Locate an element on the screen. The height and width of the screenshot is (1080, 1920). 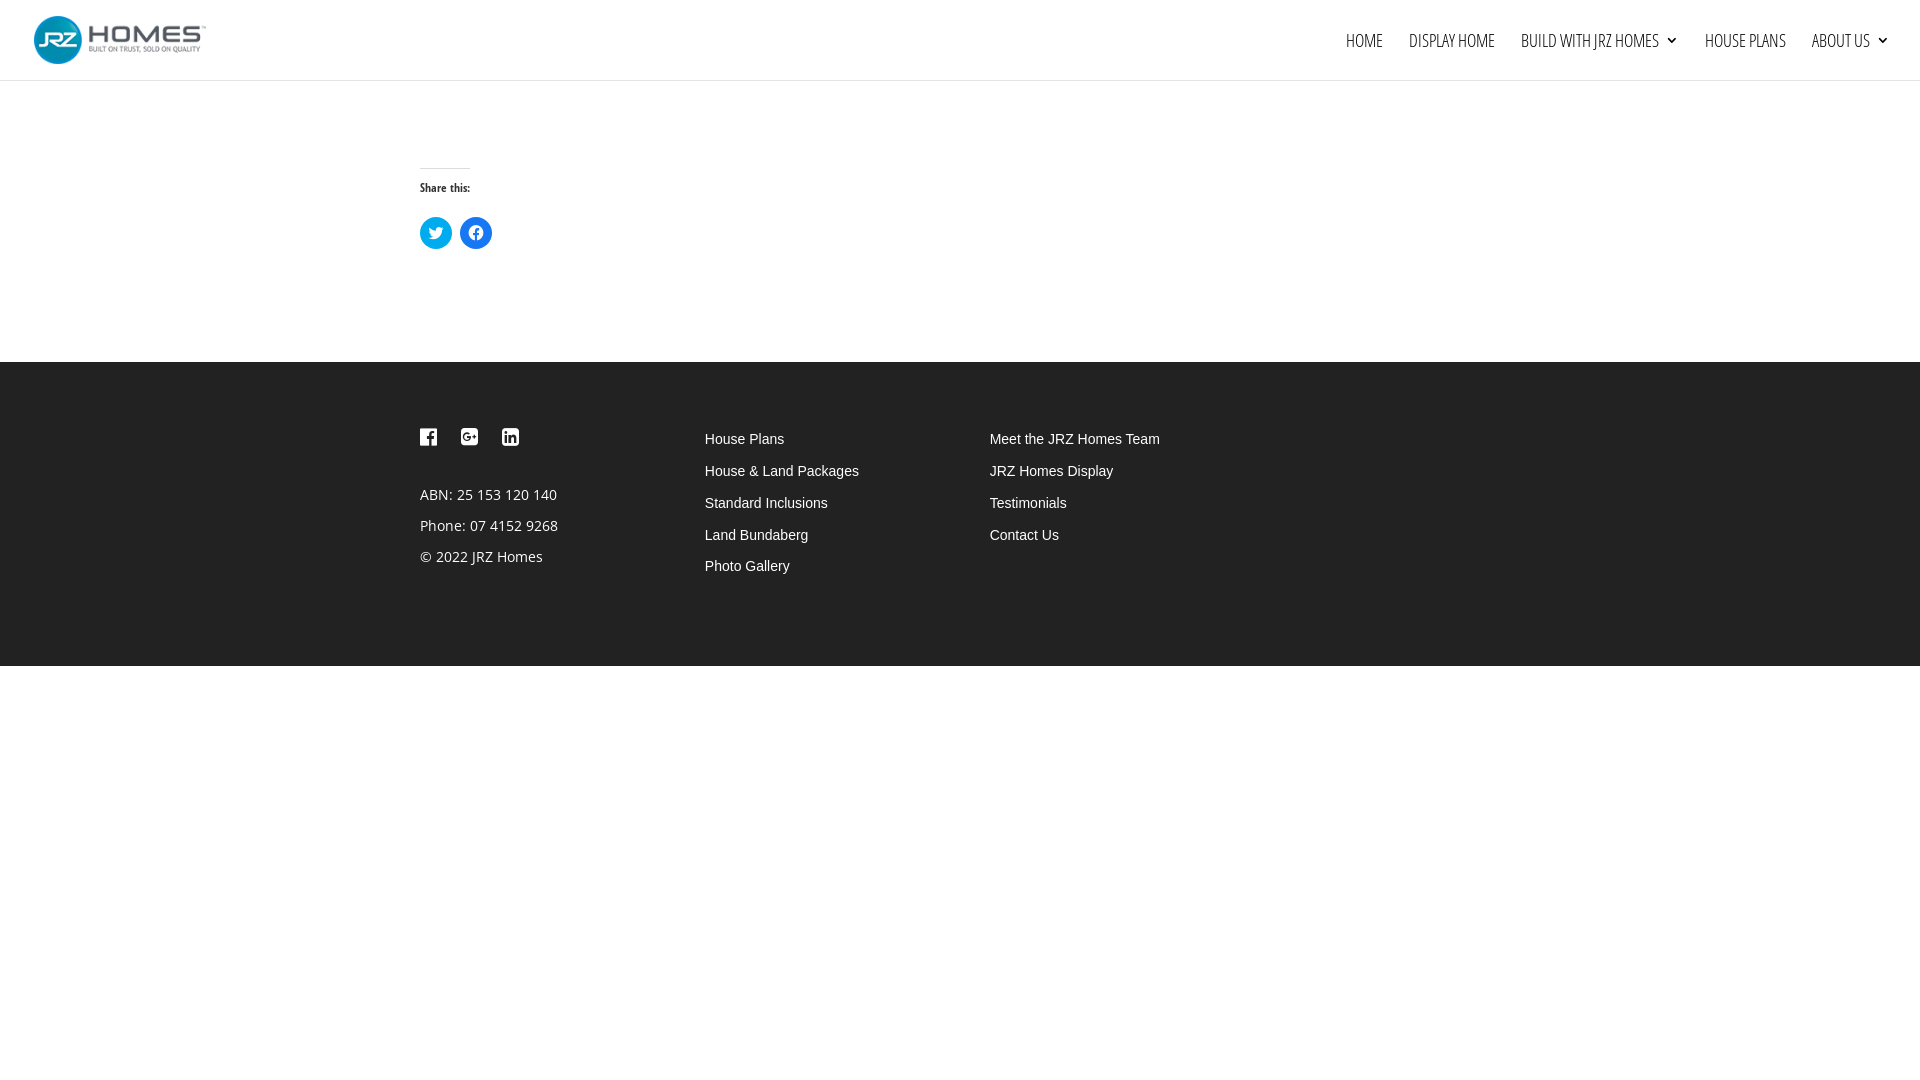
'Photo Gallery' is located at coordinates (746, 566).